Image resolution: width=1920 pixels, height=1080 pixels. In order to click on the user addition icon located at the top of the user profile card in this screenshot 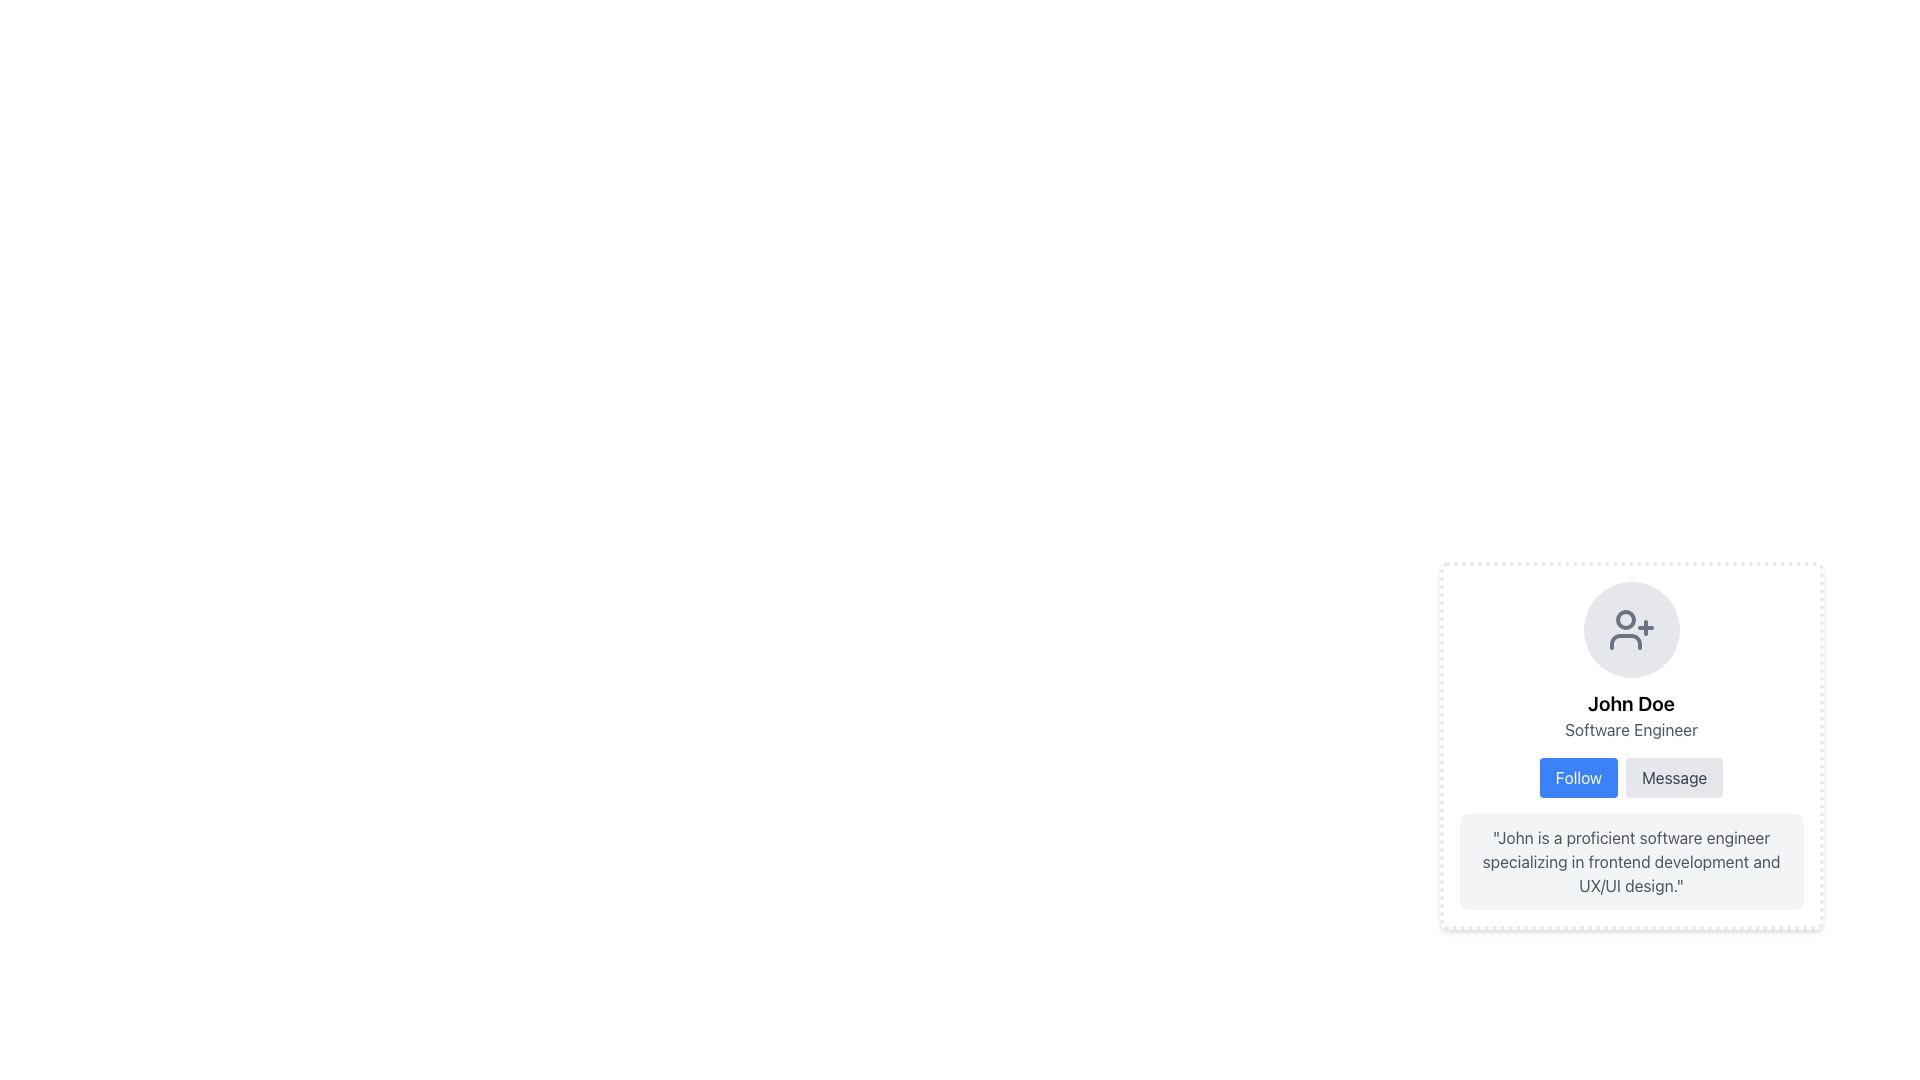, I will do `click(1631, 628)`.